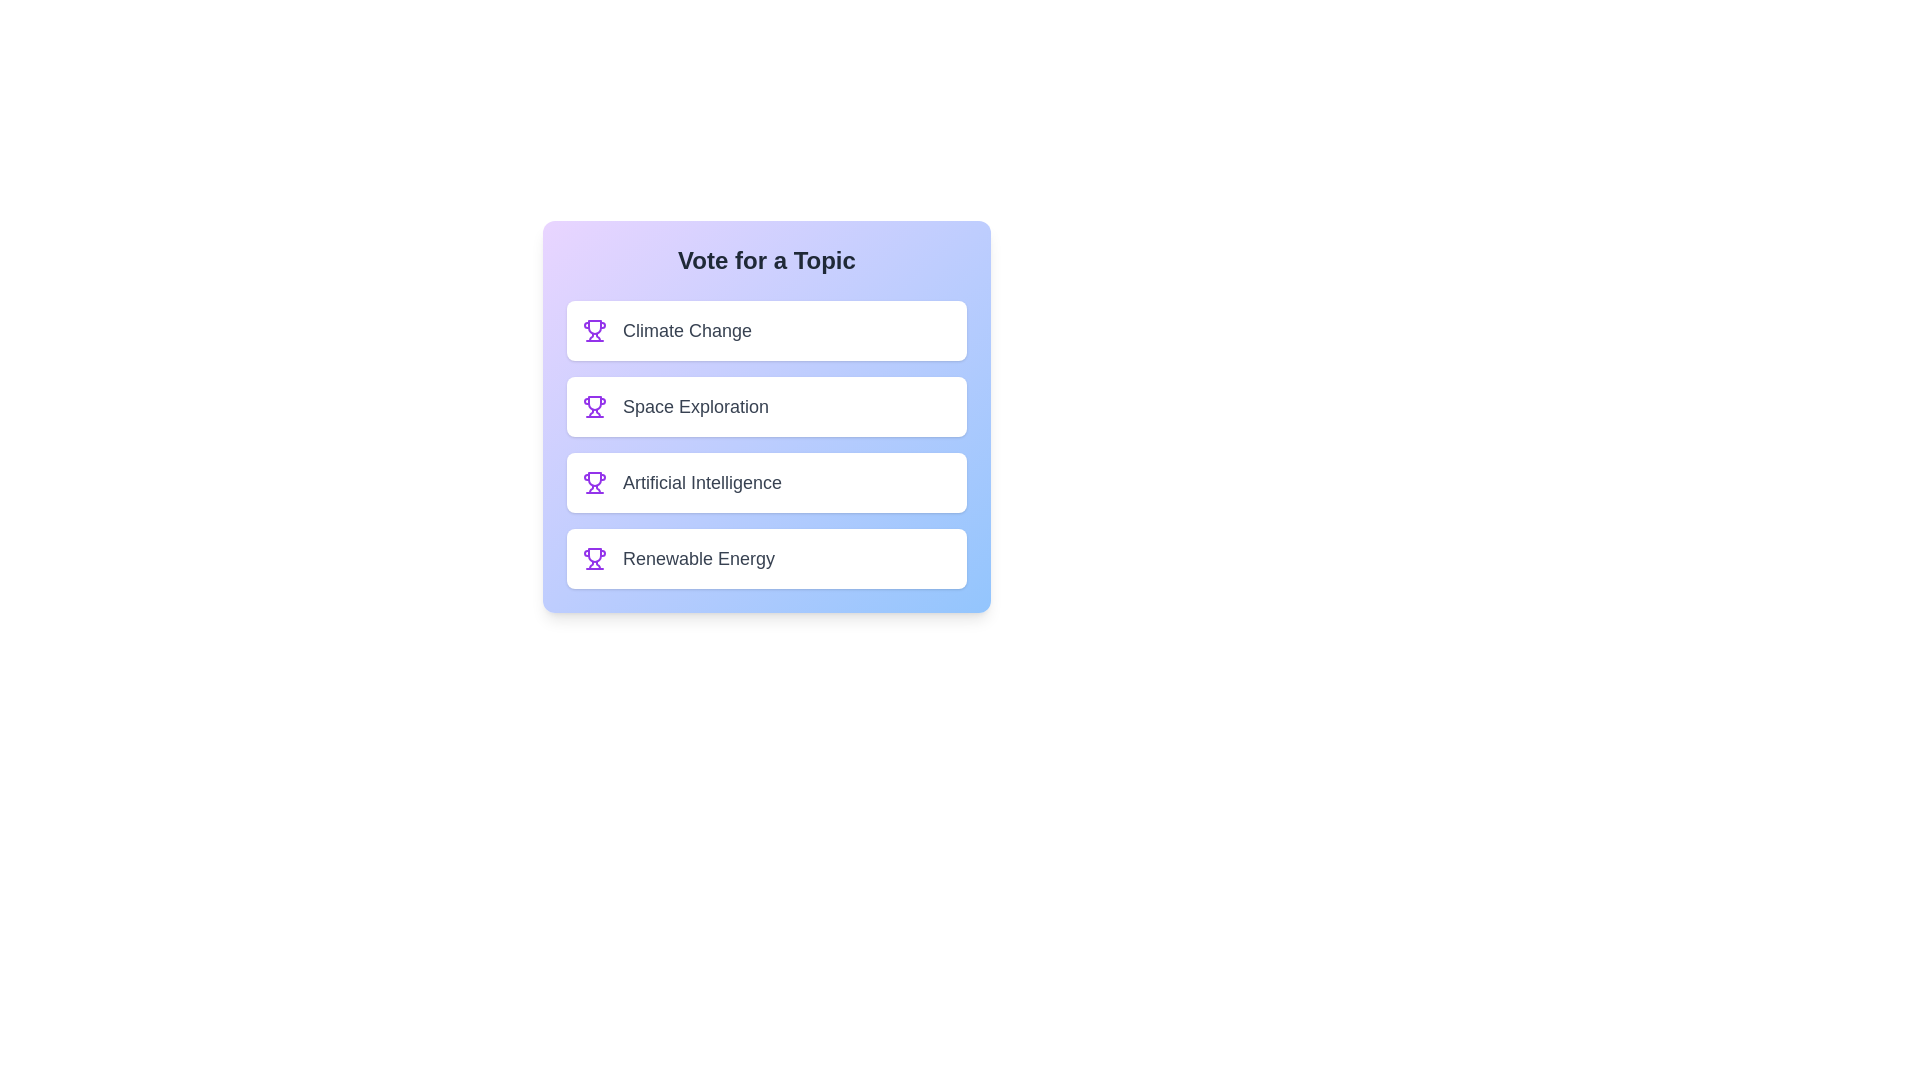  I want to click on the text label reading 'Renewable Energy', which is styled with a medium font weight and large size, located in the bottom-most row of a vertical list beneath 'Artificial Intelligence', so click(699, 559).